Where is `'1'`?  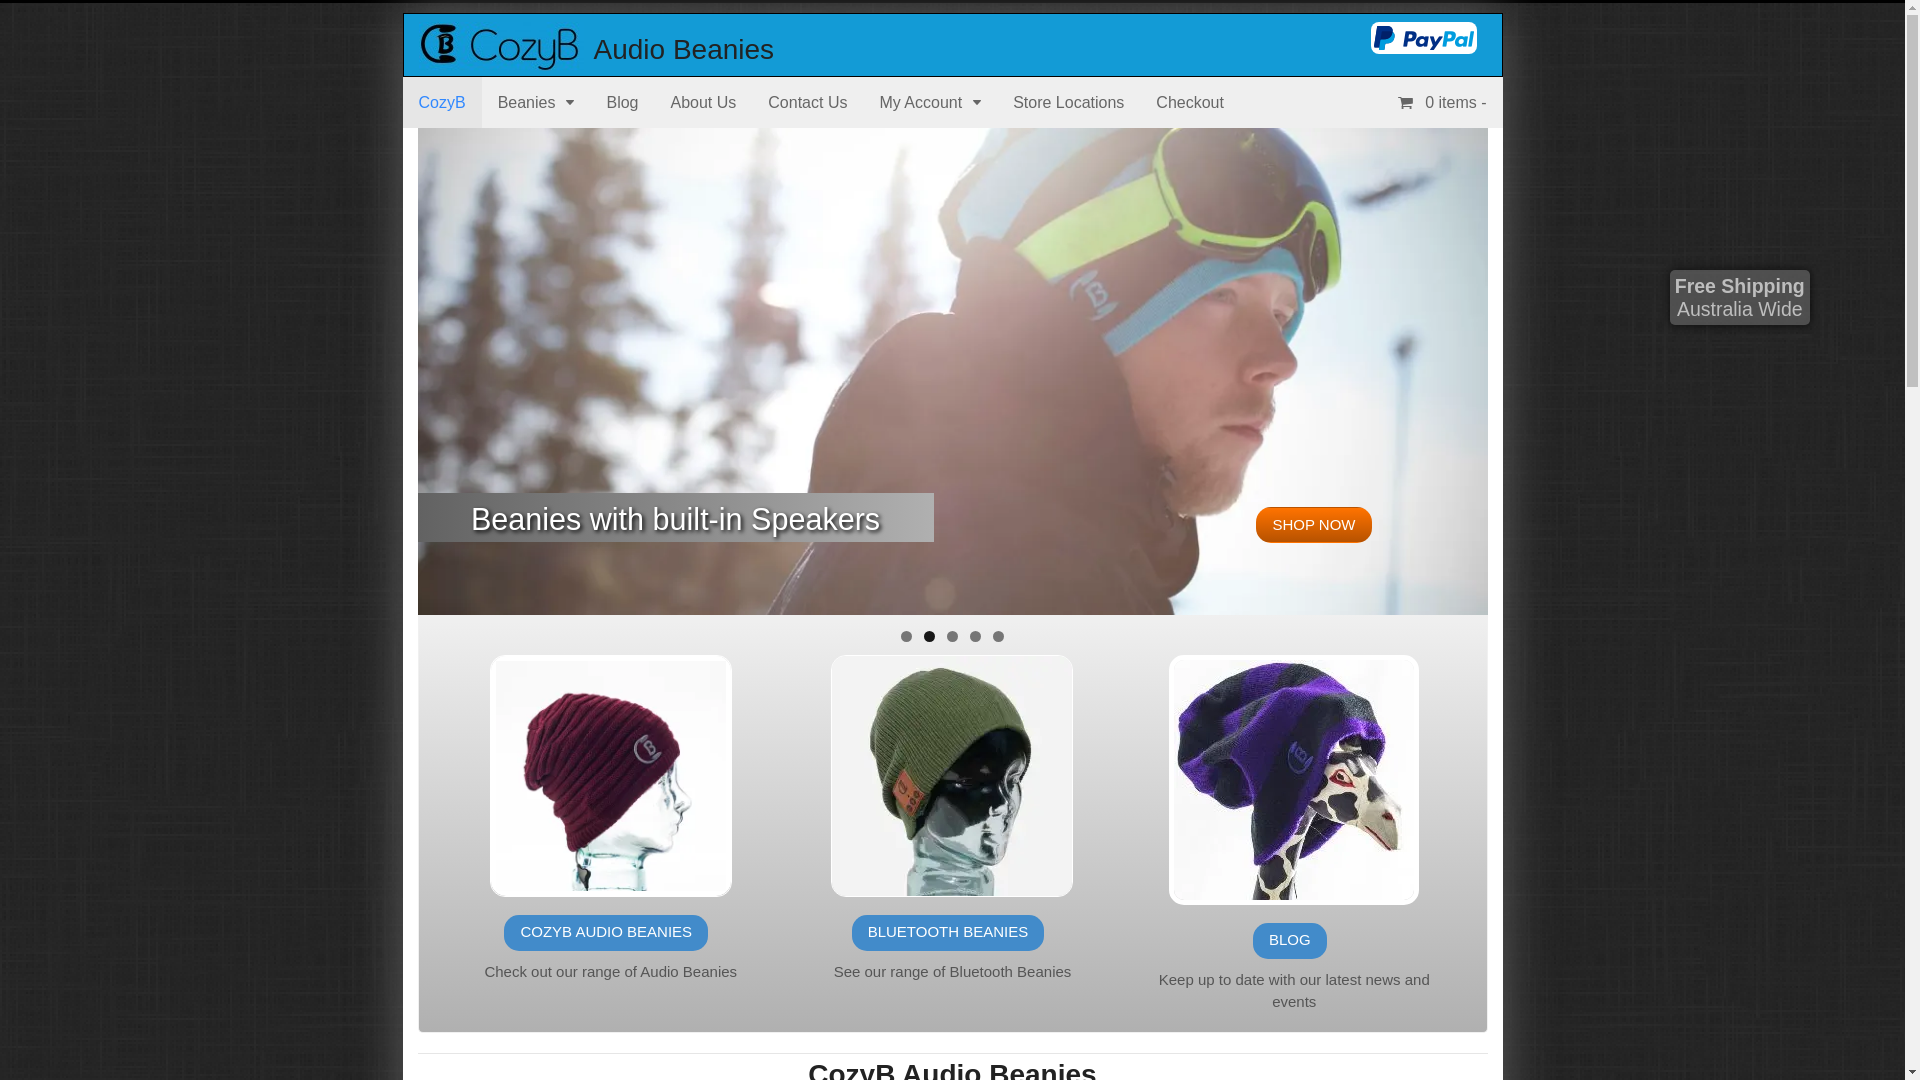 '1' is located at coordinates (905, 636).